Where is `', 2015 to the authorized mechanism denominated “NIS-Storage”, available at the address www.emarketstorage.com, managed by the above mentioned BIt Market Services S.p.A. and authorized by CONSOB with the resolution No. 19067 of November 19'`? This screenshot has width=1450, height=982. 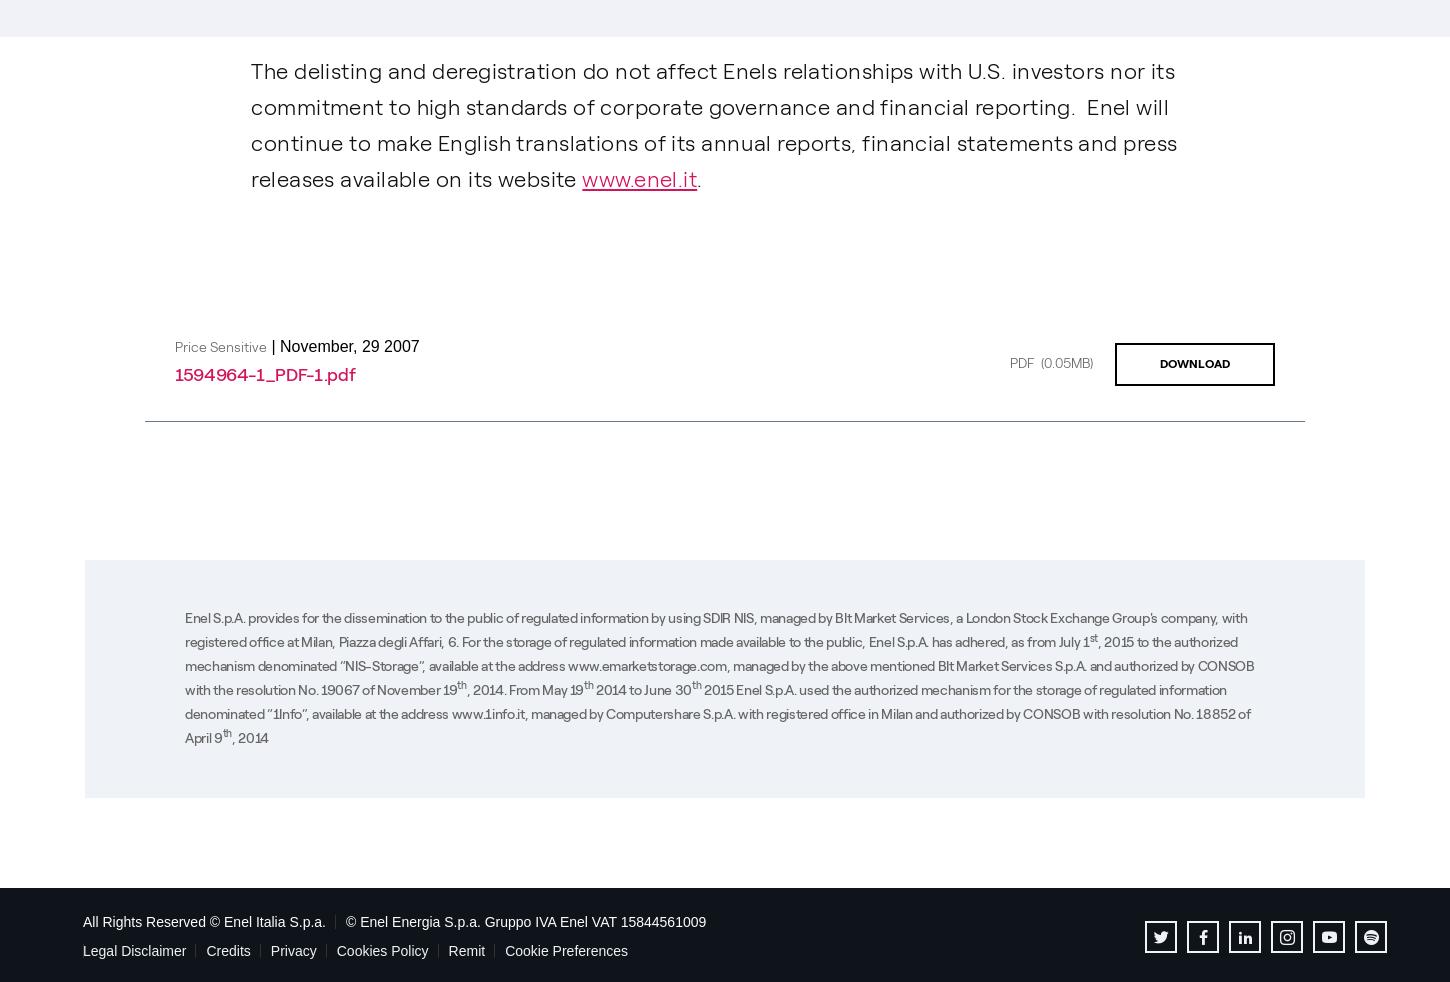
', 2015 to the authorized mechanism denominated “NIS-Storage”, available at the address www.emarketstorage.com, managed by the above mentioned BIt Market Services S.p.A. and authorized by CONSOB with the resolution No. 19067 of November 19' is located at coordinates (718, 663).